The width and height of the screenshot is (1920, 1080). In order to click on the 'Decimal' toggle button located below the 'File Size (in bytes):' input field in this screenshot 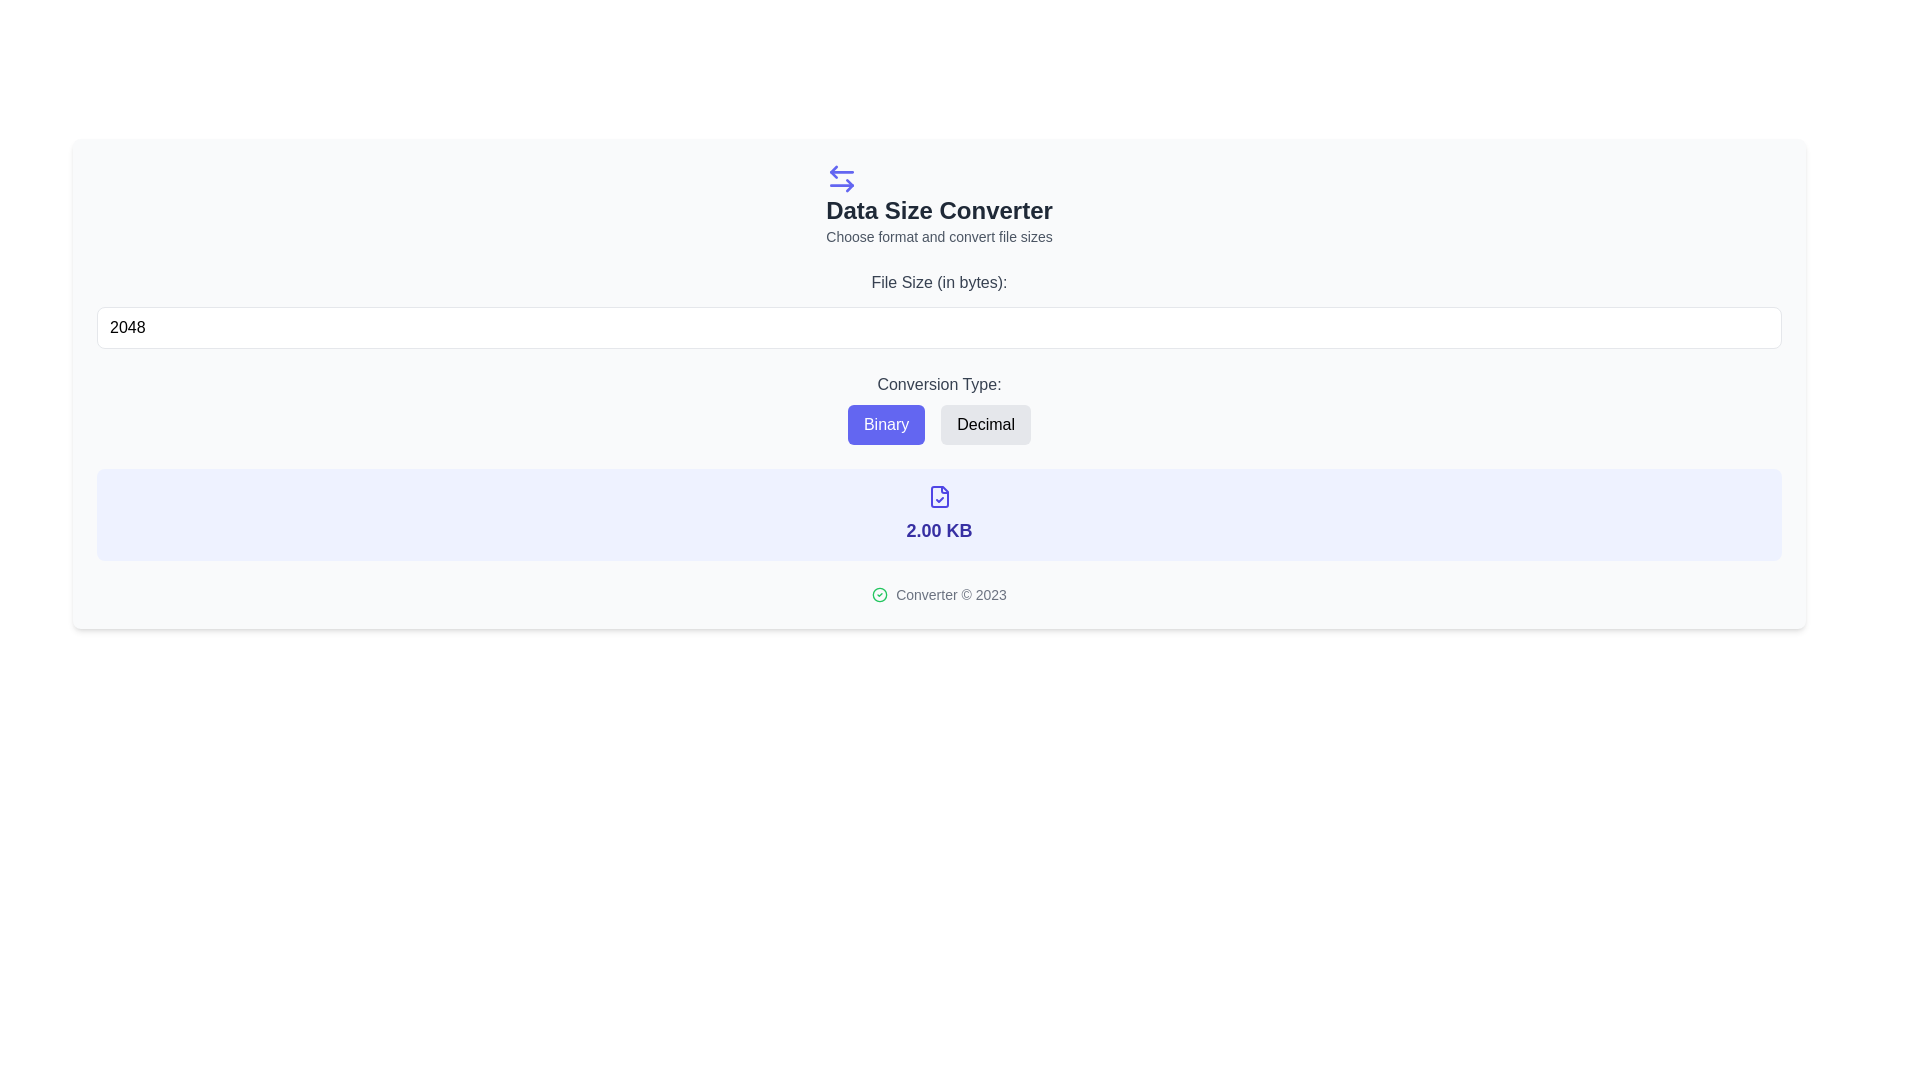, I will do `click(938, 407)`.